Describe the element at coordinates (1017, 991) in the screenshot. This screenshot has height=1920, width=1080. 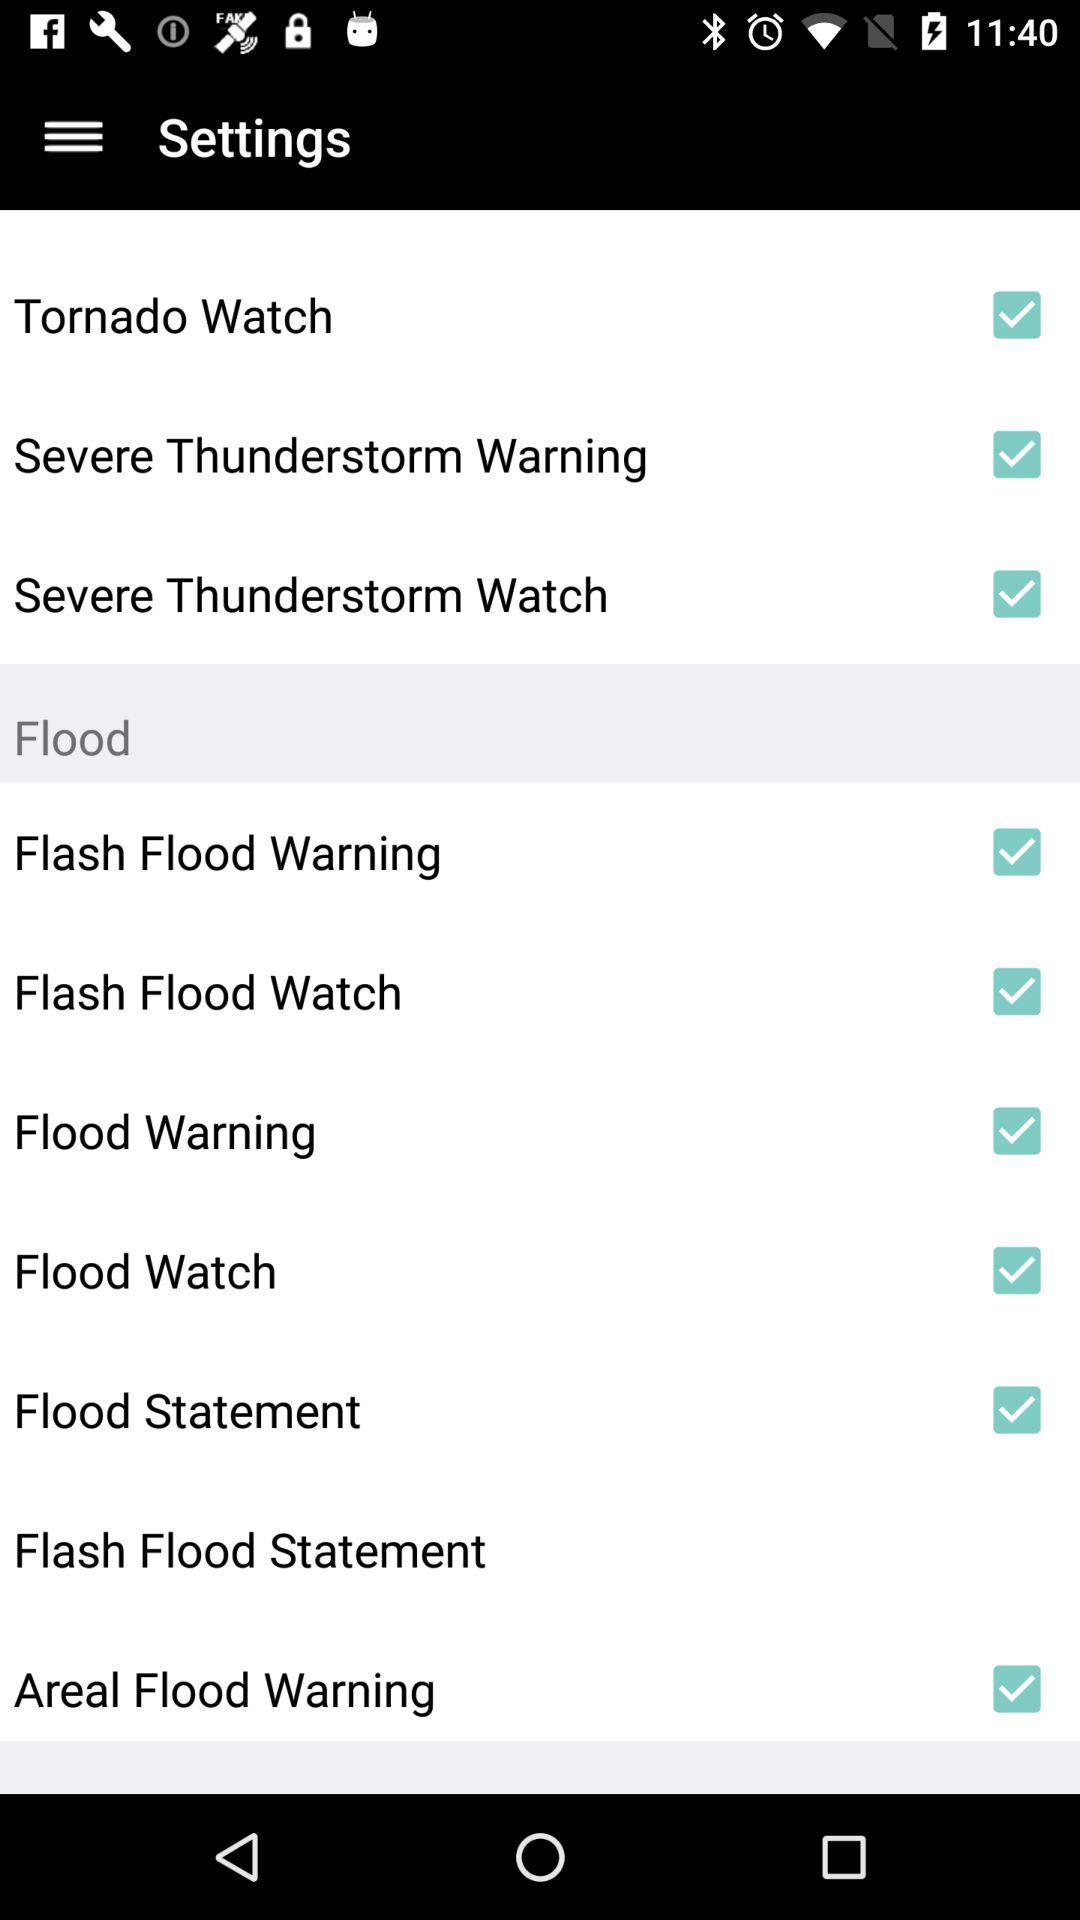
I see `item next to the flash flood watch` at that location.